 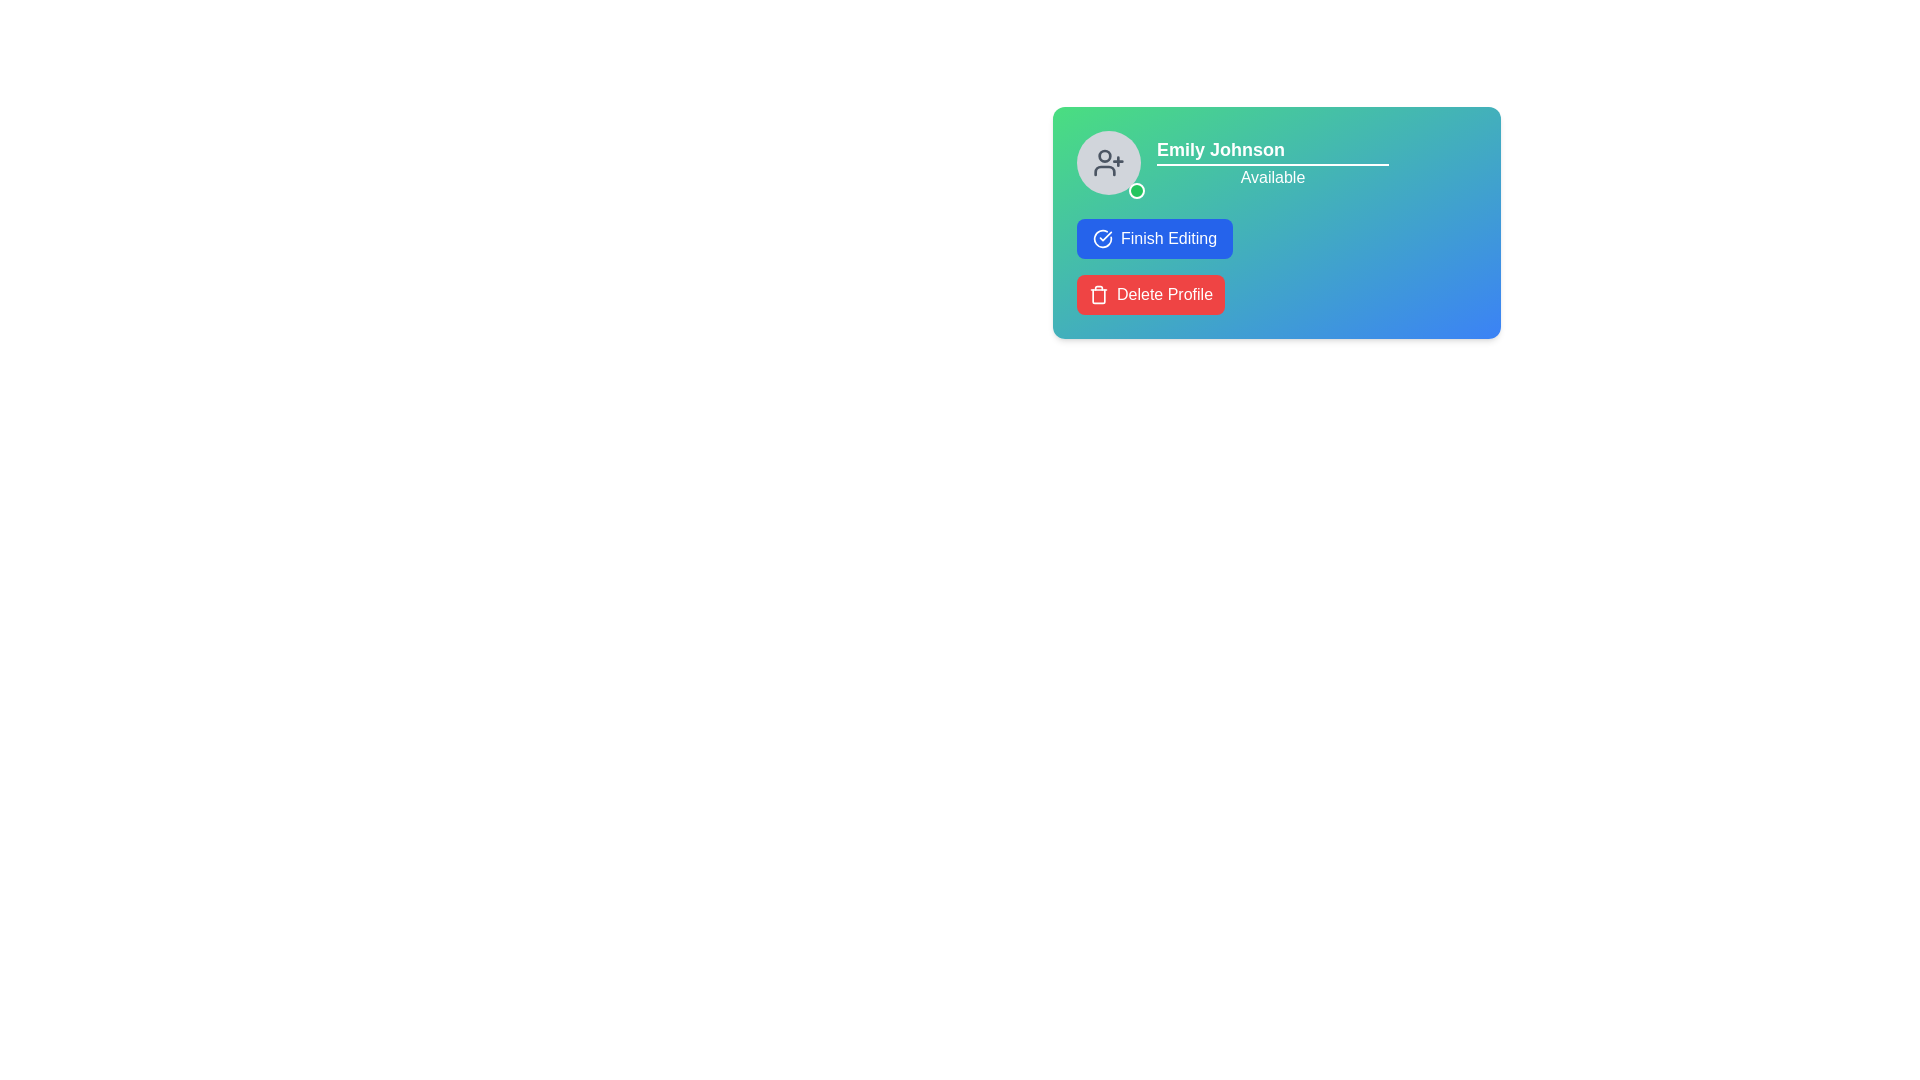 What do you see at coordinates (1137, 191) in the screenshot?
I see `the status indicator located at the bottom-right of the profile avatar icon in the user information card` at bounding box center [1137, 191].